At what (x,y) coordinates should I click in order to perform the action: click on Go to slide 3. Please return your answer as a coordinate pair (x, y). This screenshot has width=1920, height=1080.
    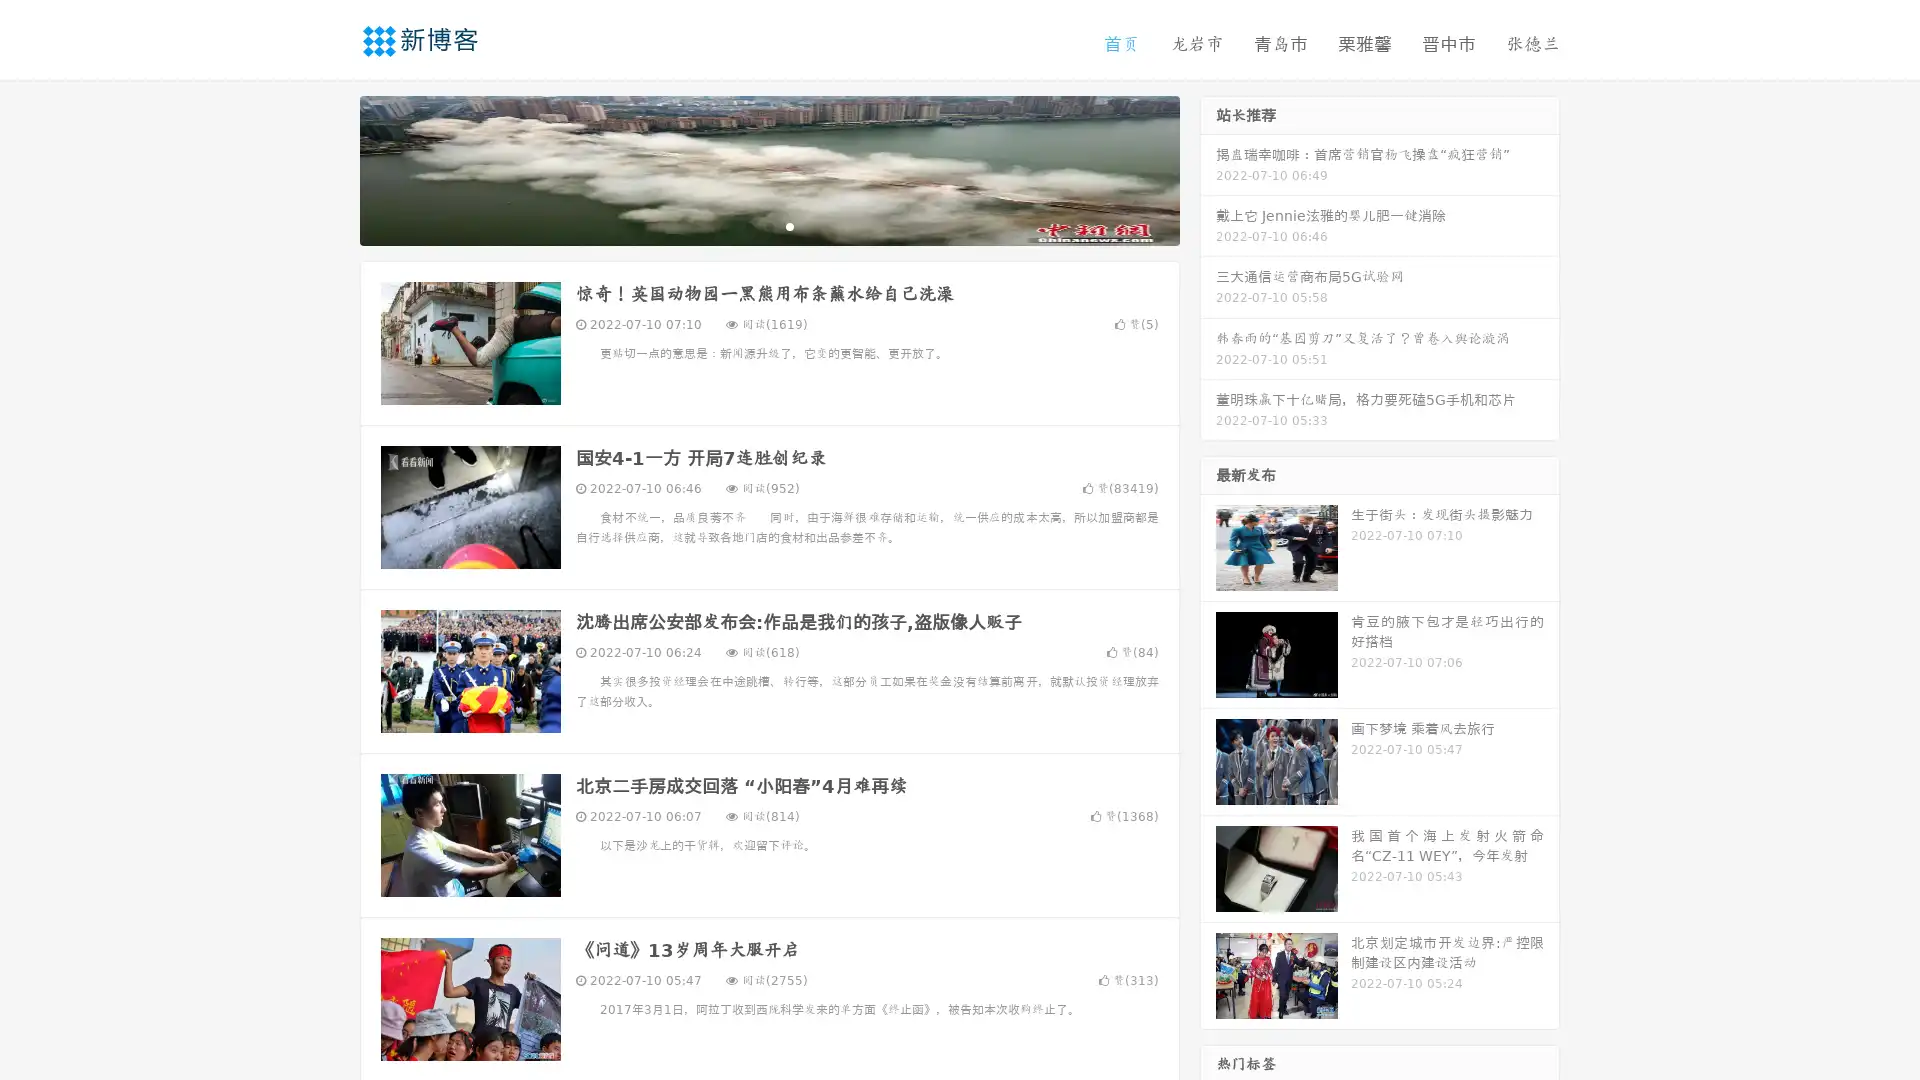
    Looking at the image, I should click on (789, 225).